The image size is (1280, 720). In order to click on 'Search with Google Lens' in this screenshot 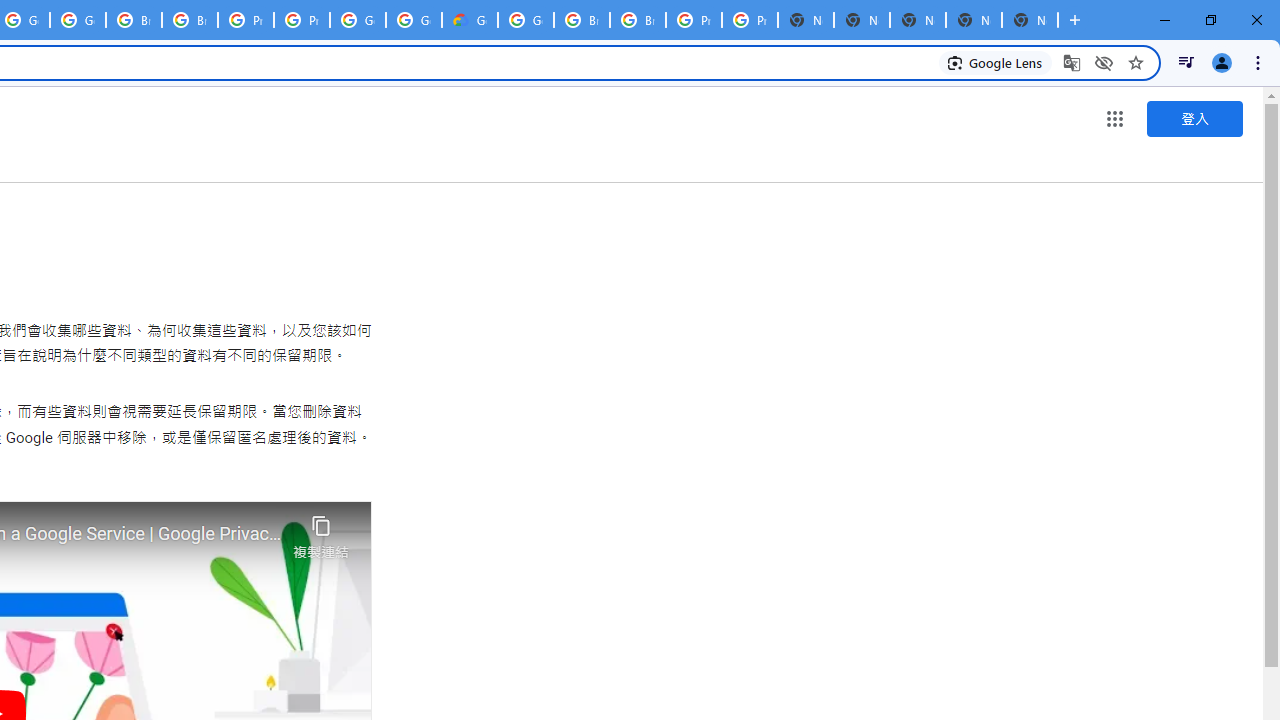, I will do `click(995, 61)`.